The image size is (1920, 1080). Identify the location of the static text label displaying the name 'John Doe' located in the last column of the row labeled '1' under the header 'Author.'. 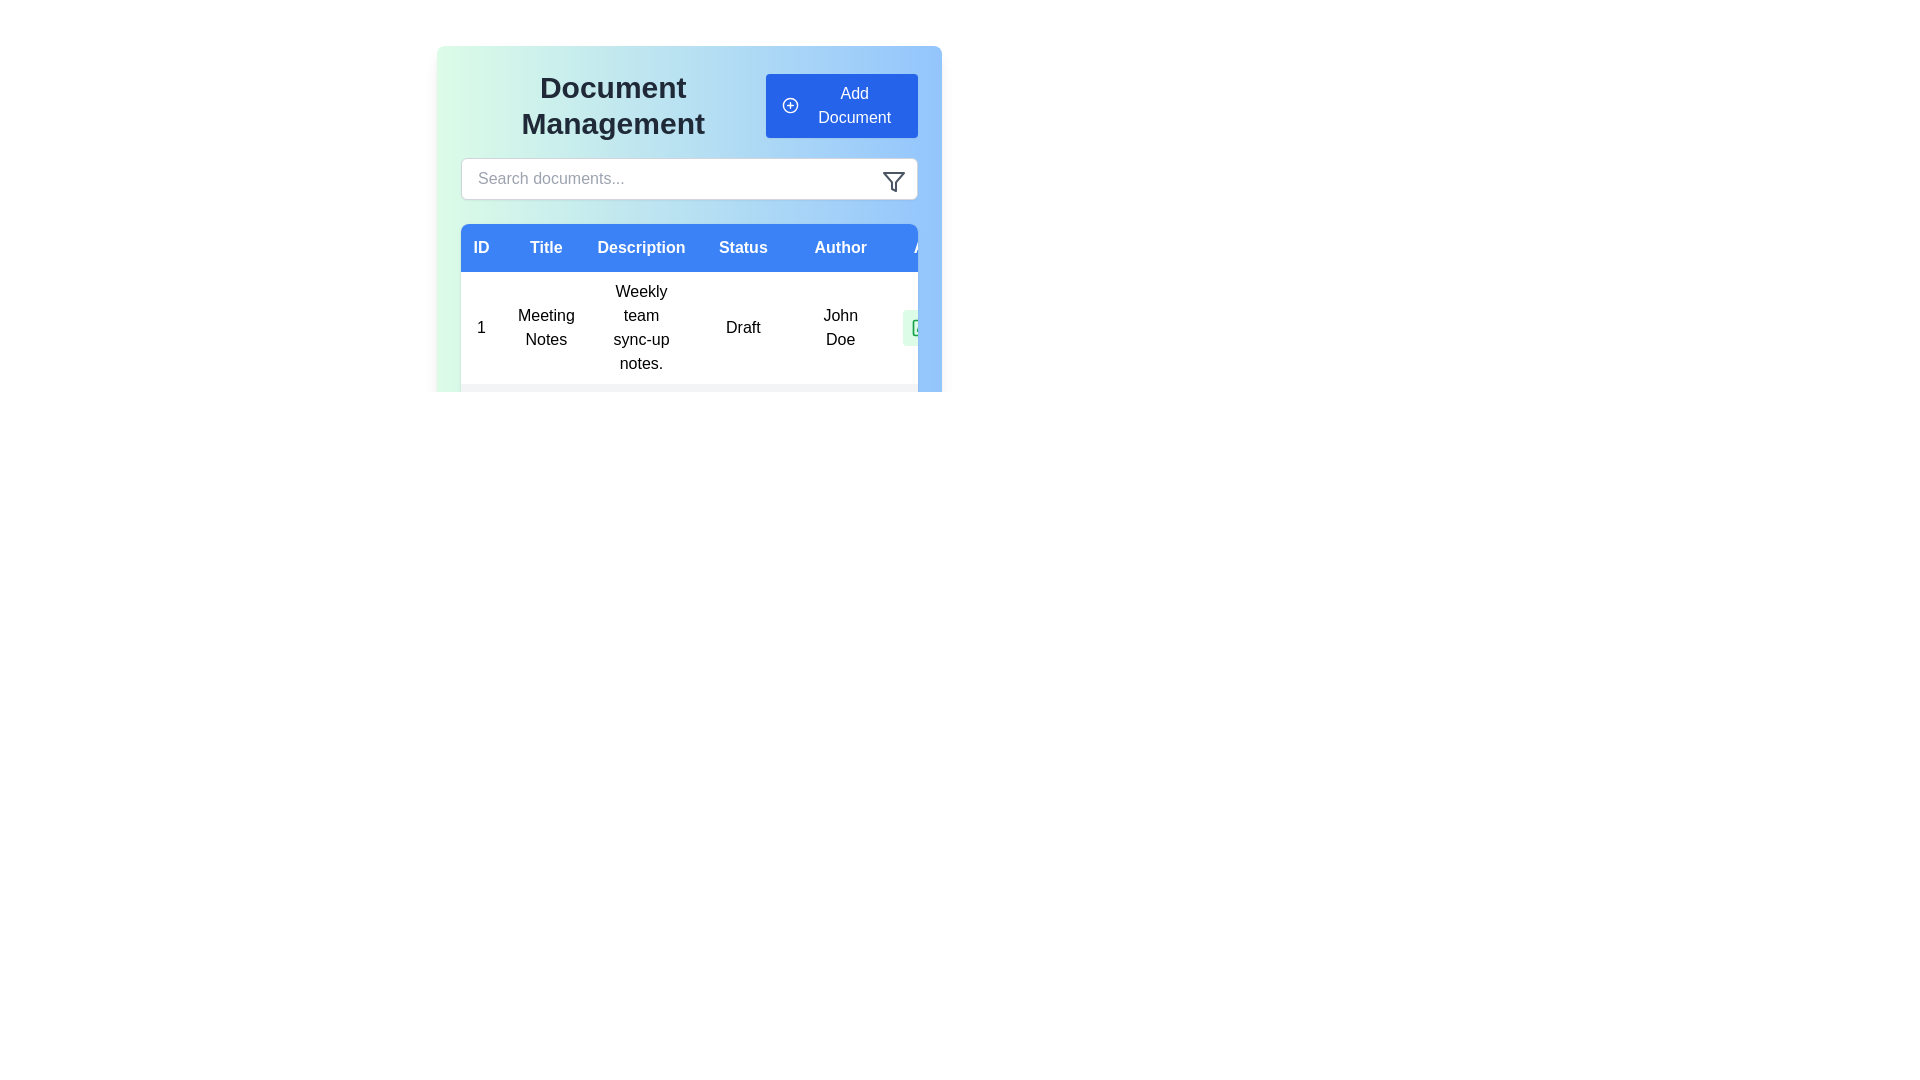
(840, 326).